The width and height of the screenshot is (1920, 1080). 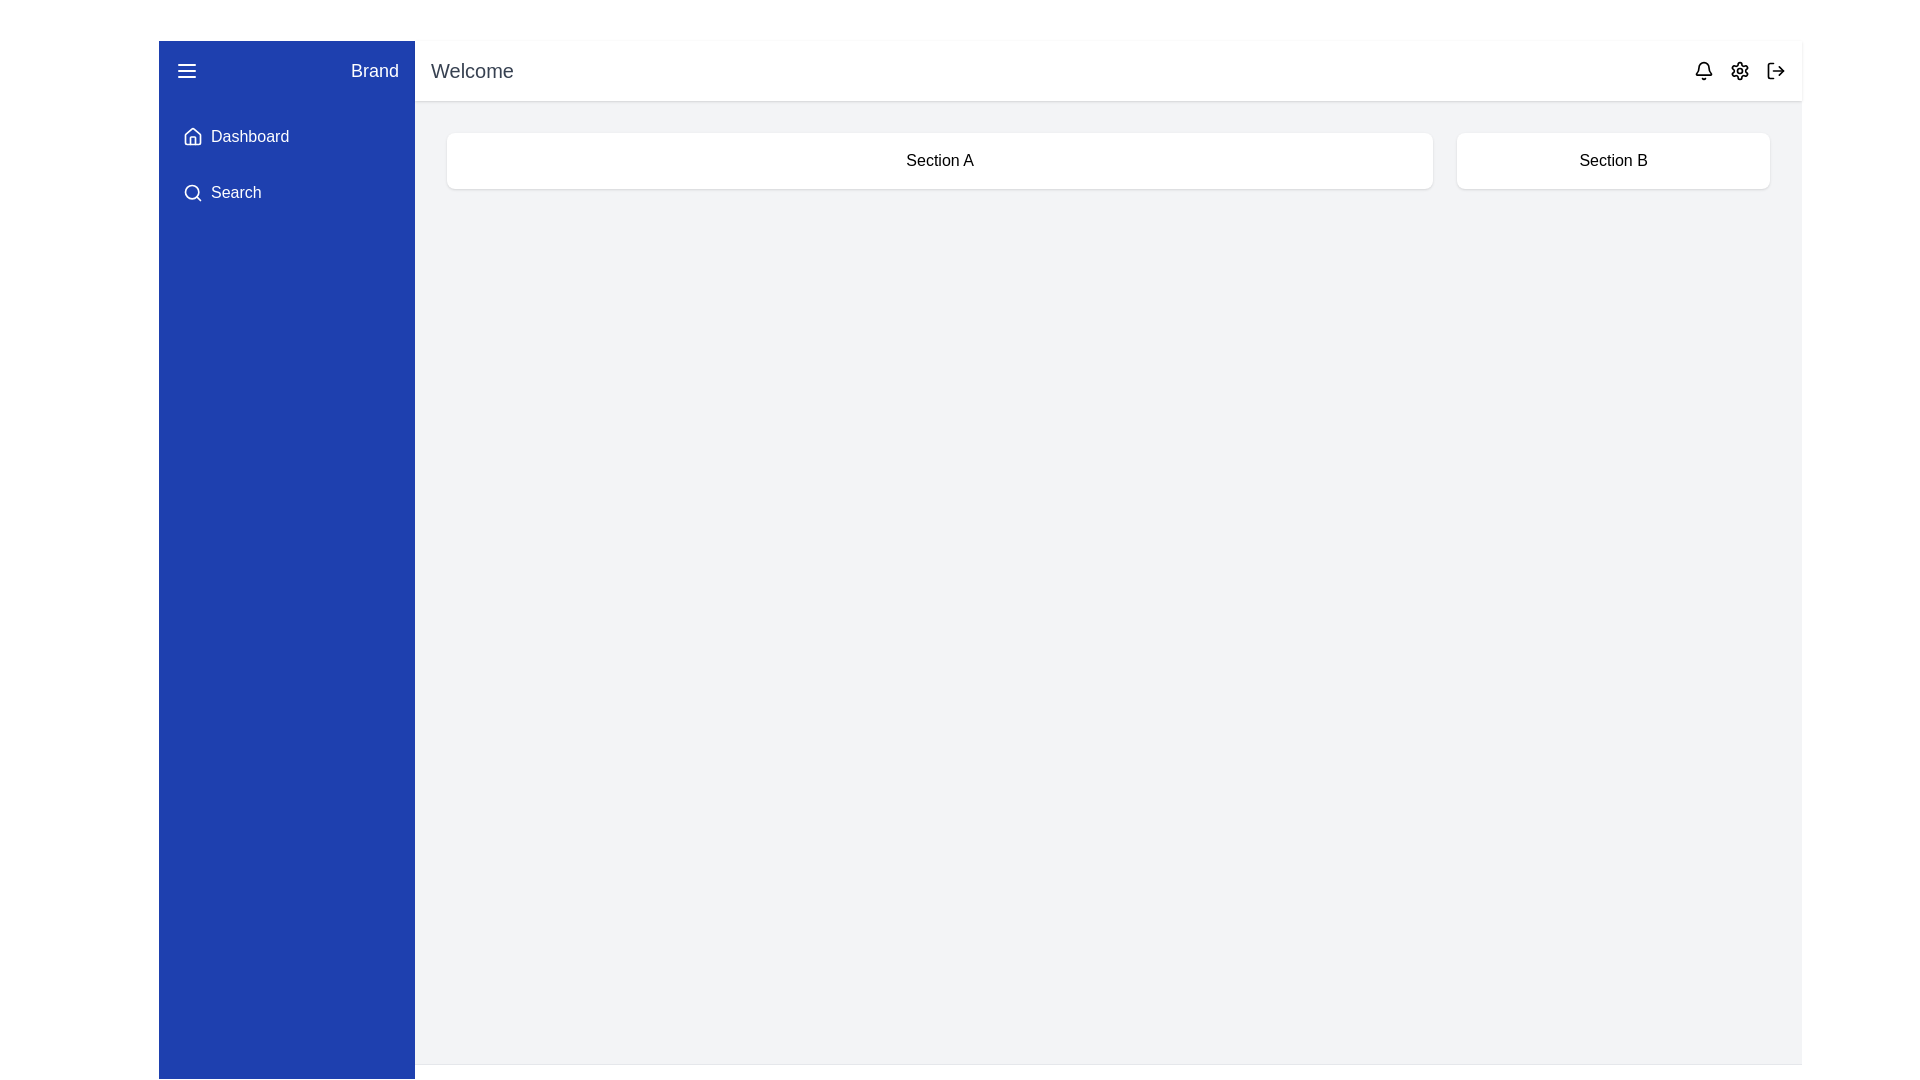 I want to click on the Notification Bell icon, so click(x=1703, y=69).